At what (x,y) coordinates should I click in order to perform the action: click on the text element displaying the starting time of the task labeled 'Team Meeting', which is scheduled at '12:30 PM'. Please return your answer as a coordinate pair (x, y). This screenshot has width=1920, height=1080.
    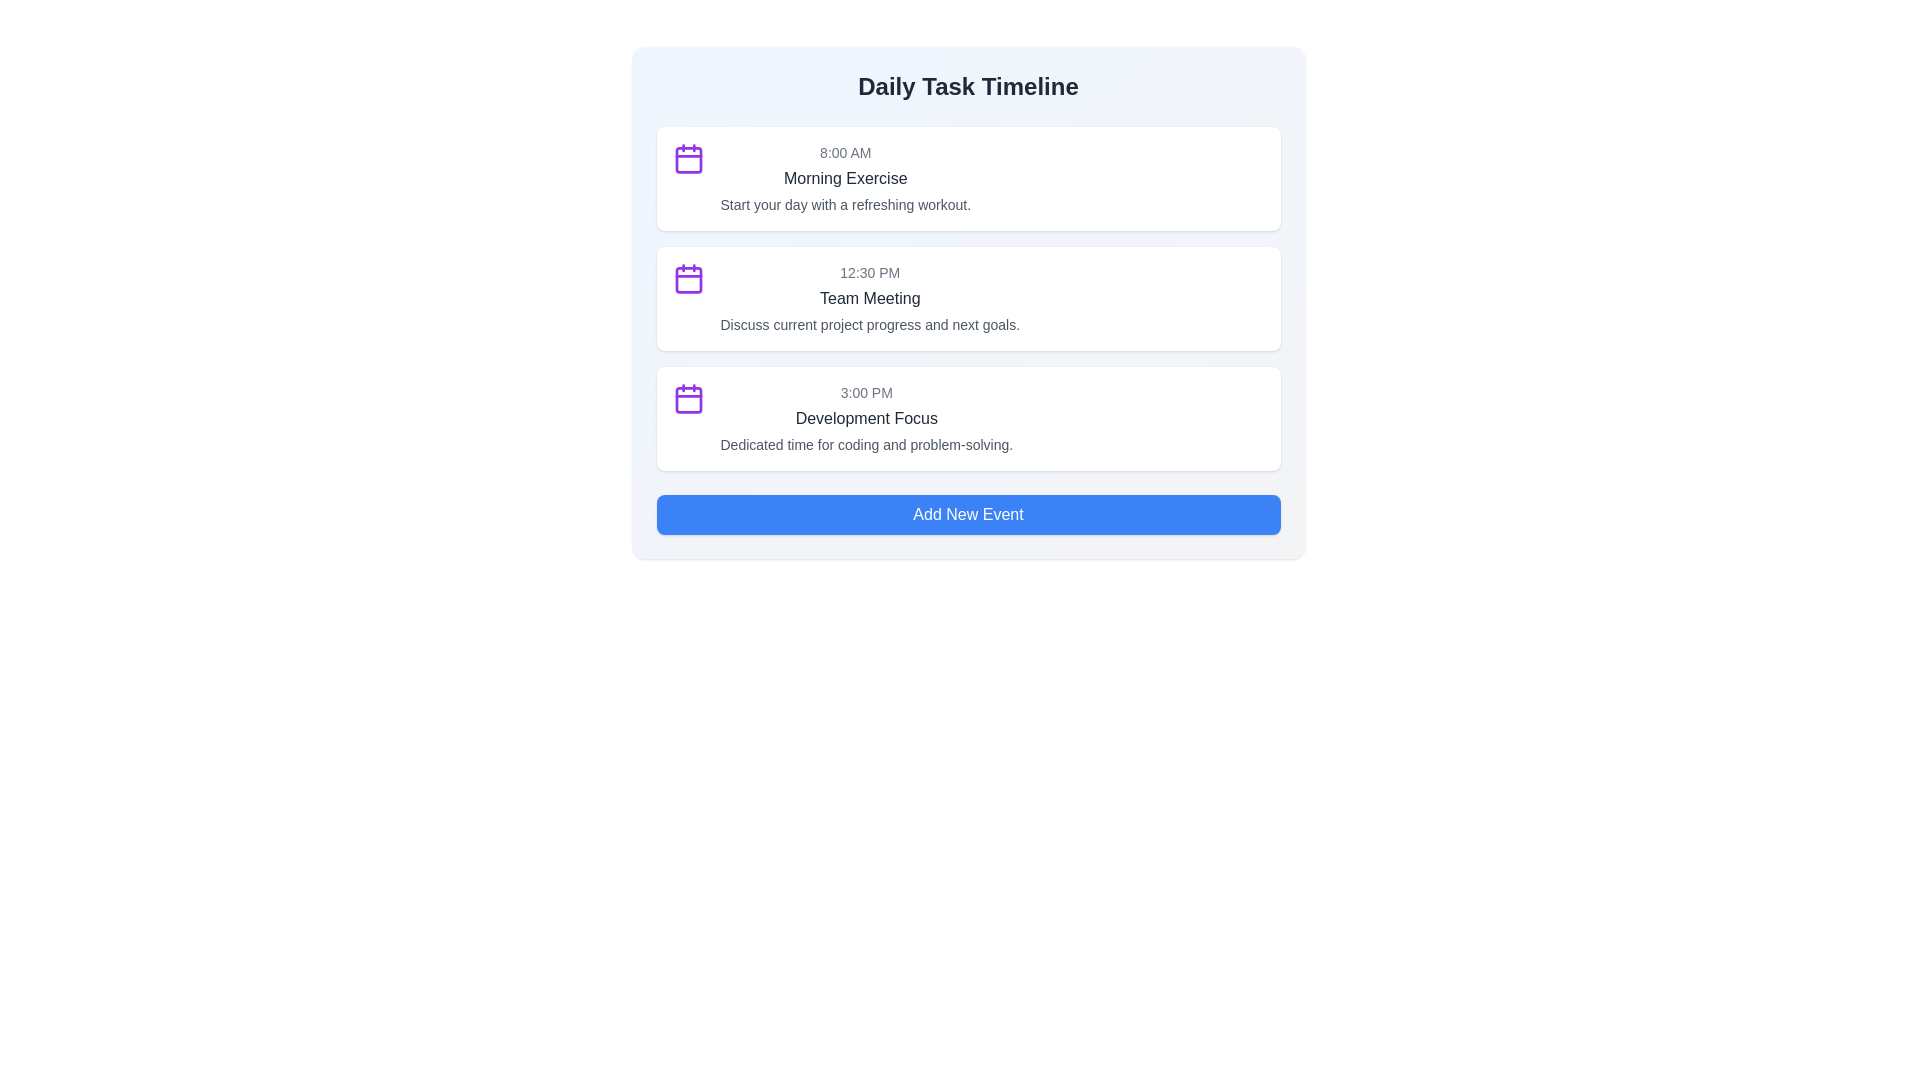
    Looking at the image, I should click on (870, 273).